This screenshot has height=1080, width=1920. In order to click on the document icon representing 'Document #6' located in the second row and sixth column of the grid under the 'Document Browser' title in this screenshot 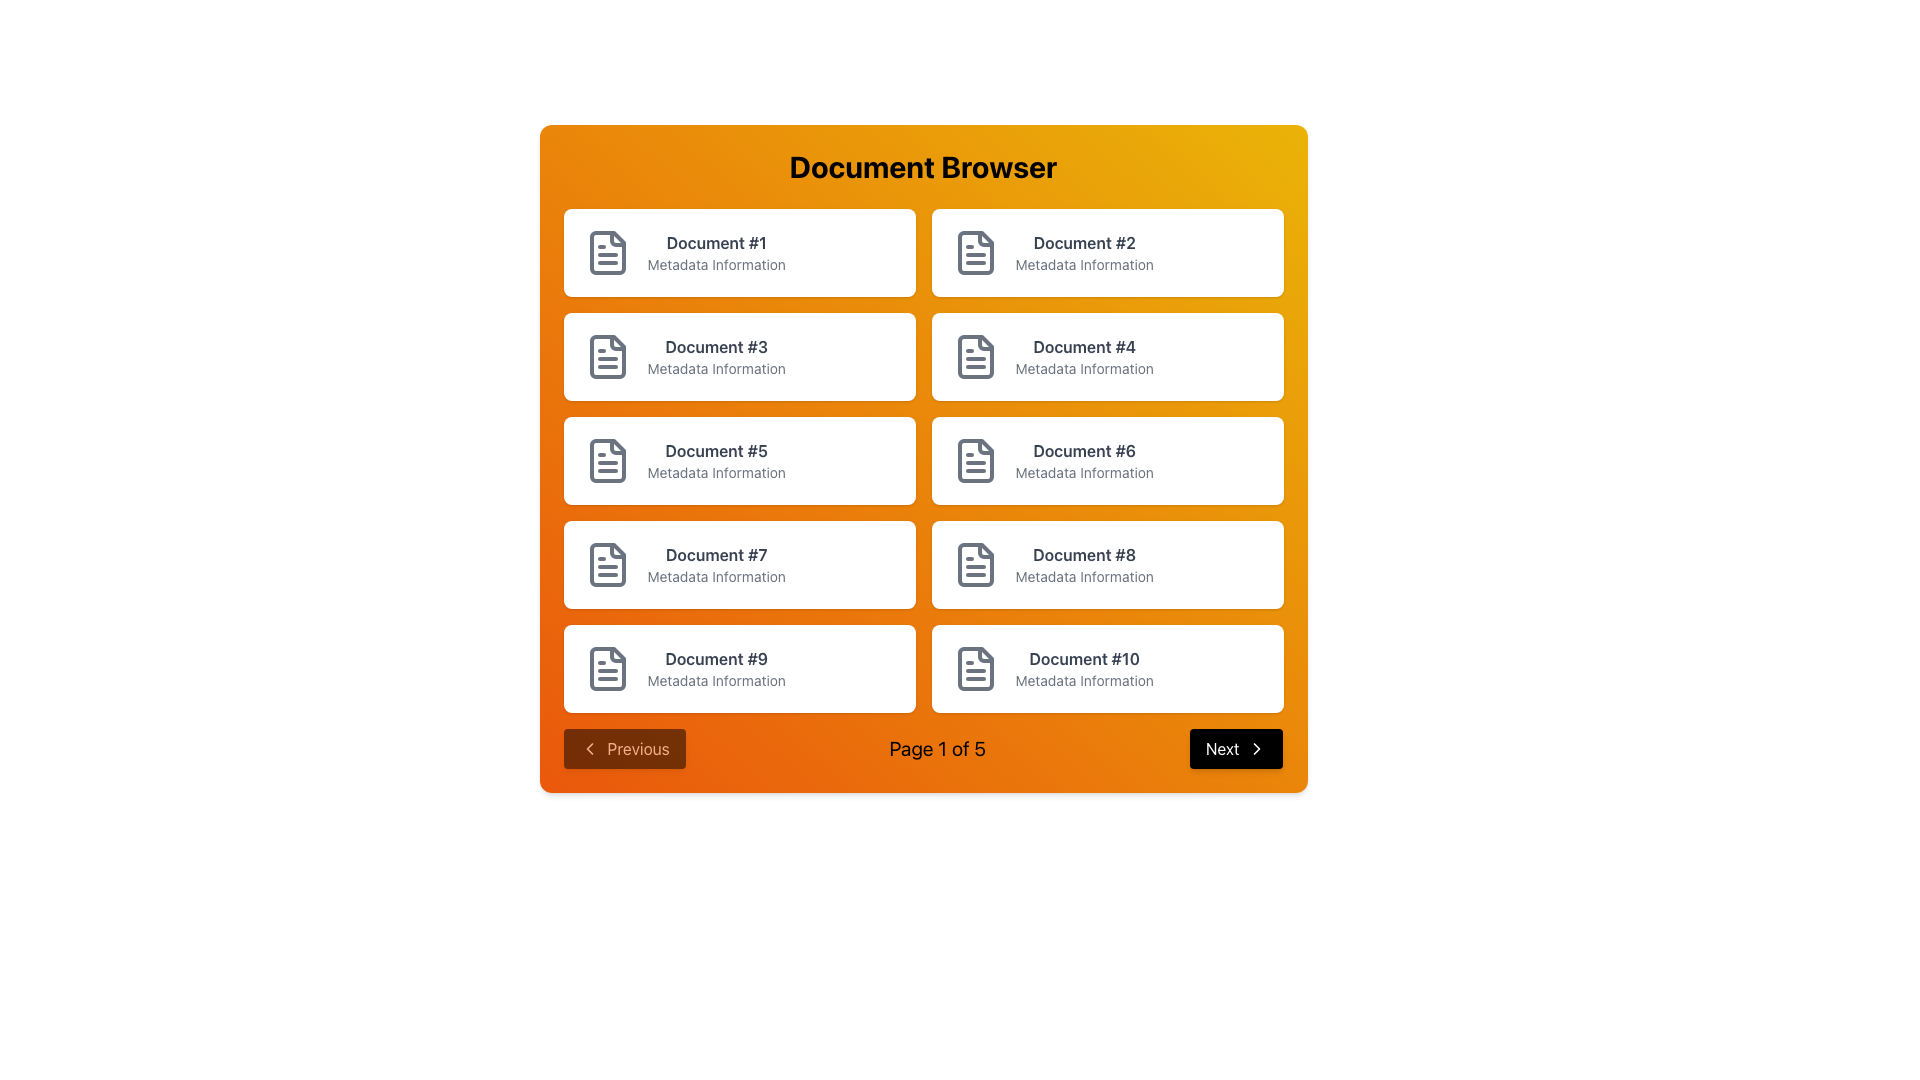, I will do `click(975, 461)`.